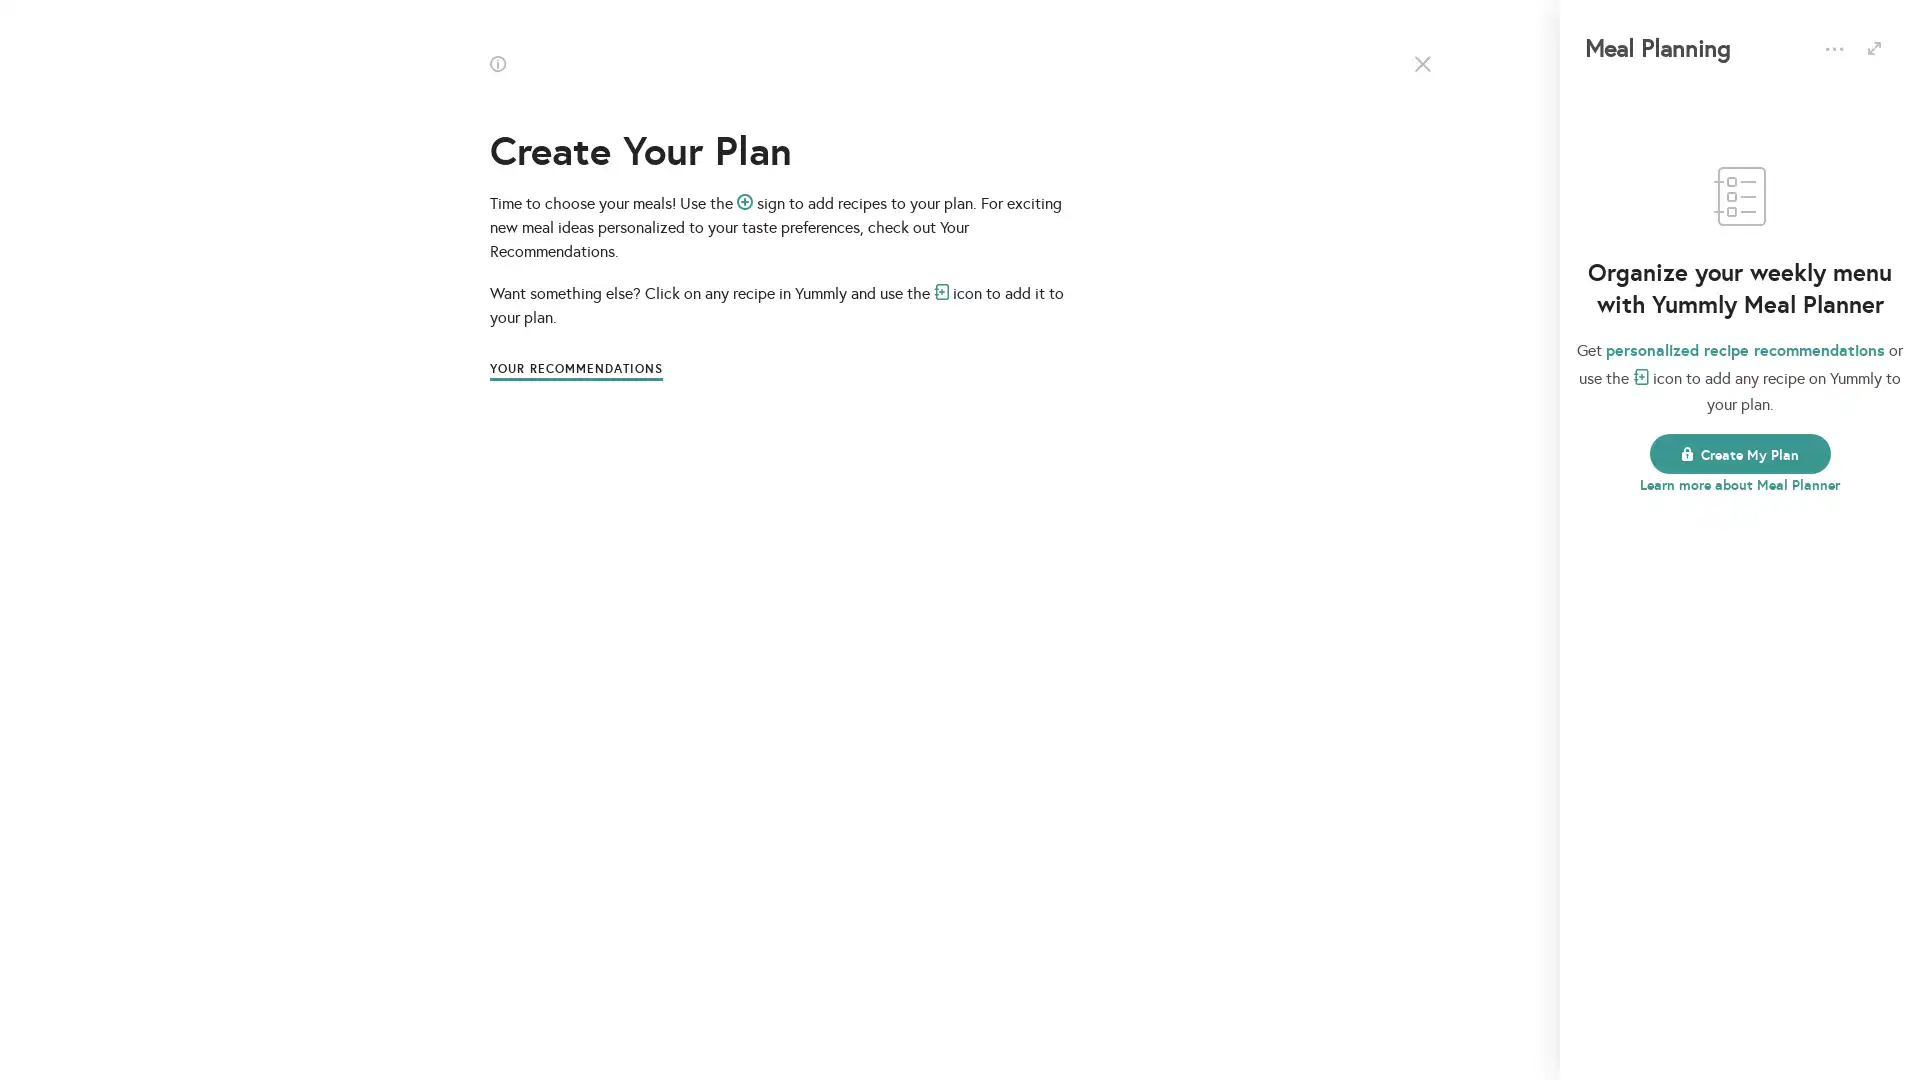 The image size is (1920, 1080). What do you see at coordinates (1098, 571) in the screenshot?
I see `Vegetarian` at bounding box center [1098, 571].